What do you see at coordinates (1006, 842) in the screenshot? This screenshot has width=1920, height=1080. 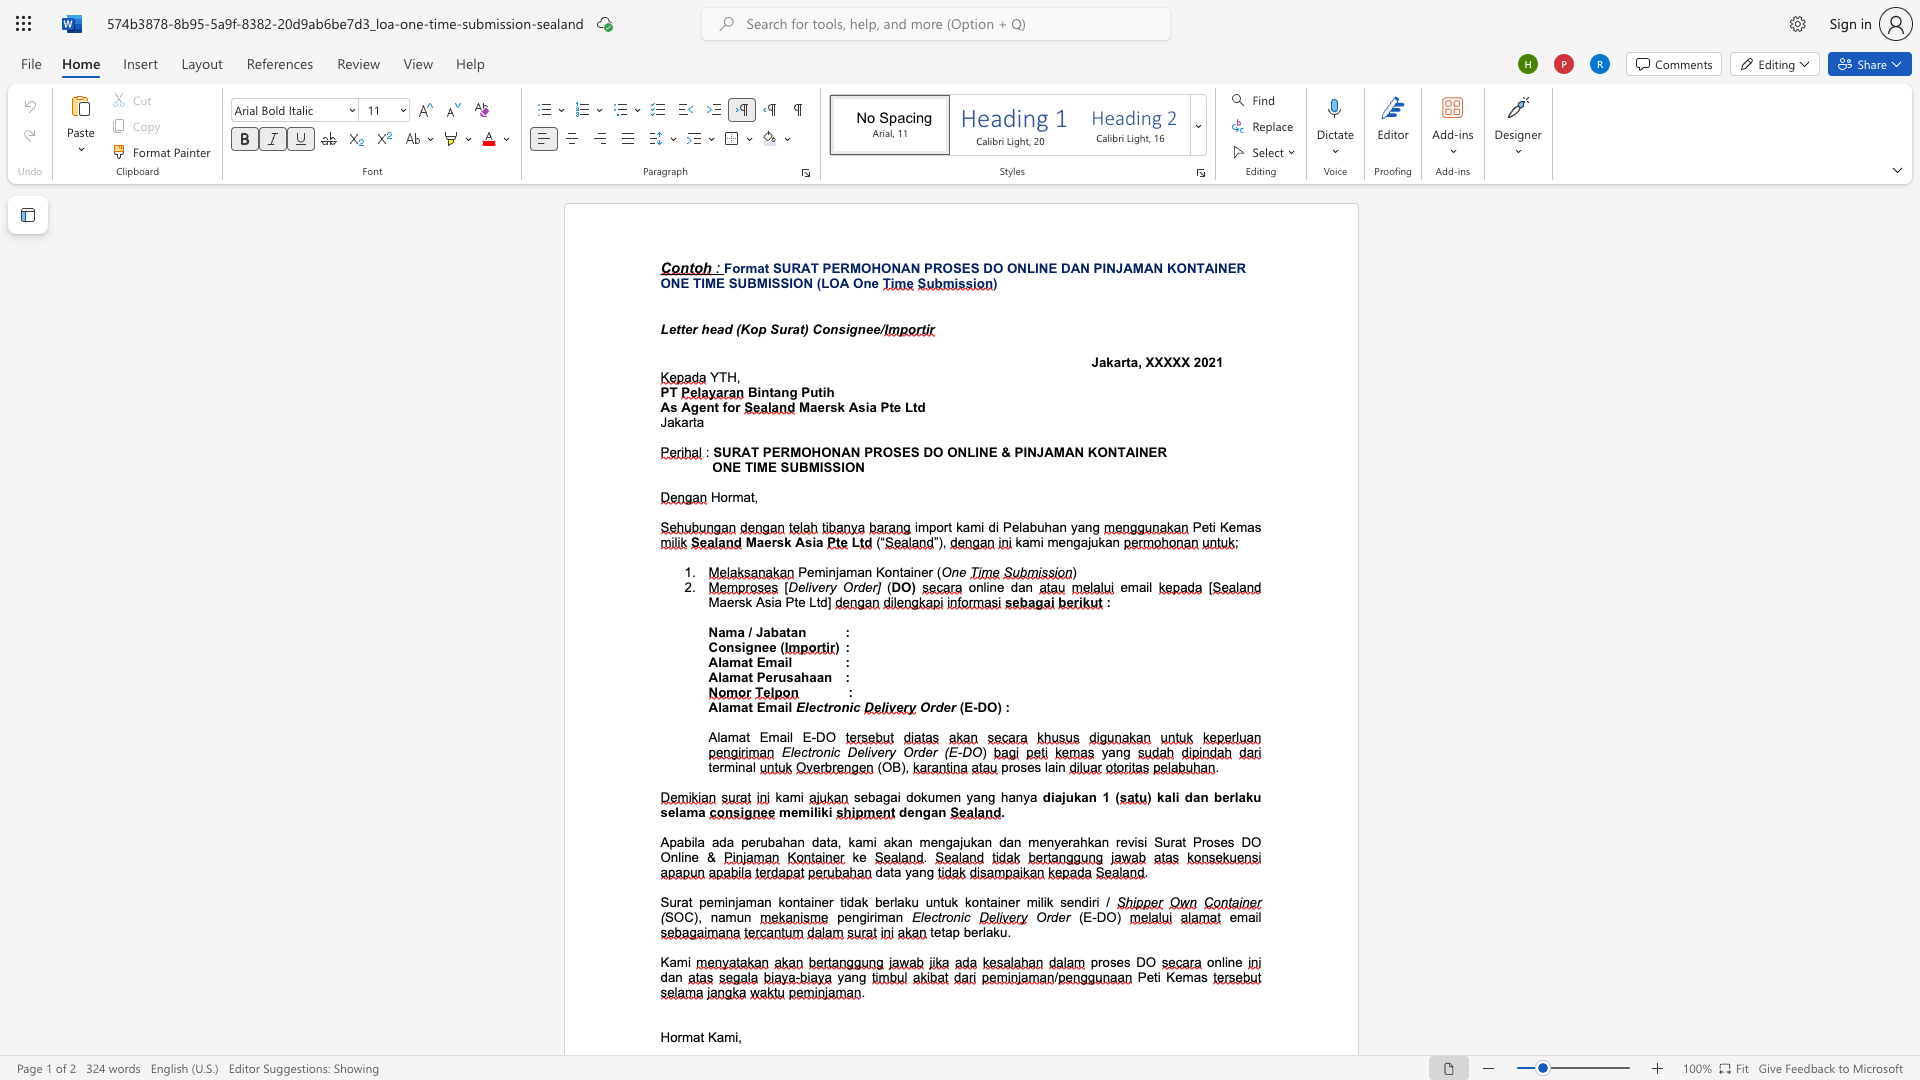 I see `the subset text "an menyerahk" within the text "Apabila ada perubahan data, kami akan mengajukan dan menyerahkan revisi Surat"` at bounding box center [1006, 842].